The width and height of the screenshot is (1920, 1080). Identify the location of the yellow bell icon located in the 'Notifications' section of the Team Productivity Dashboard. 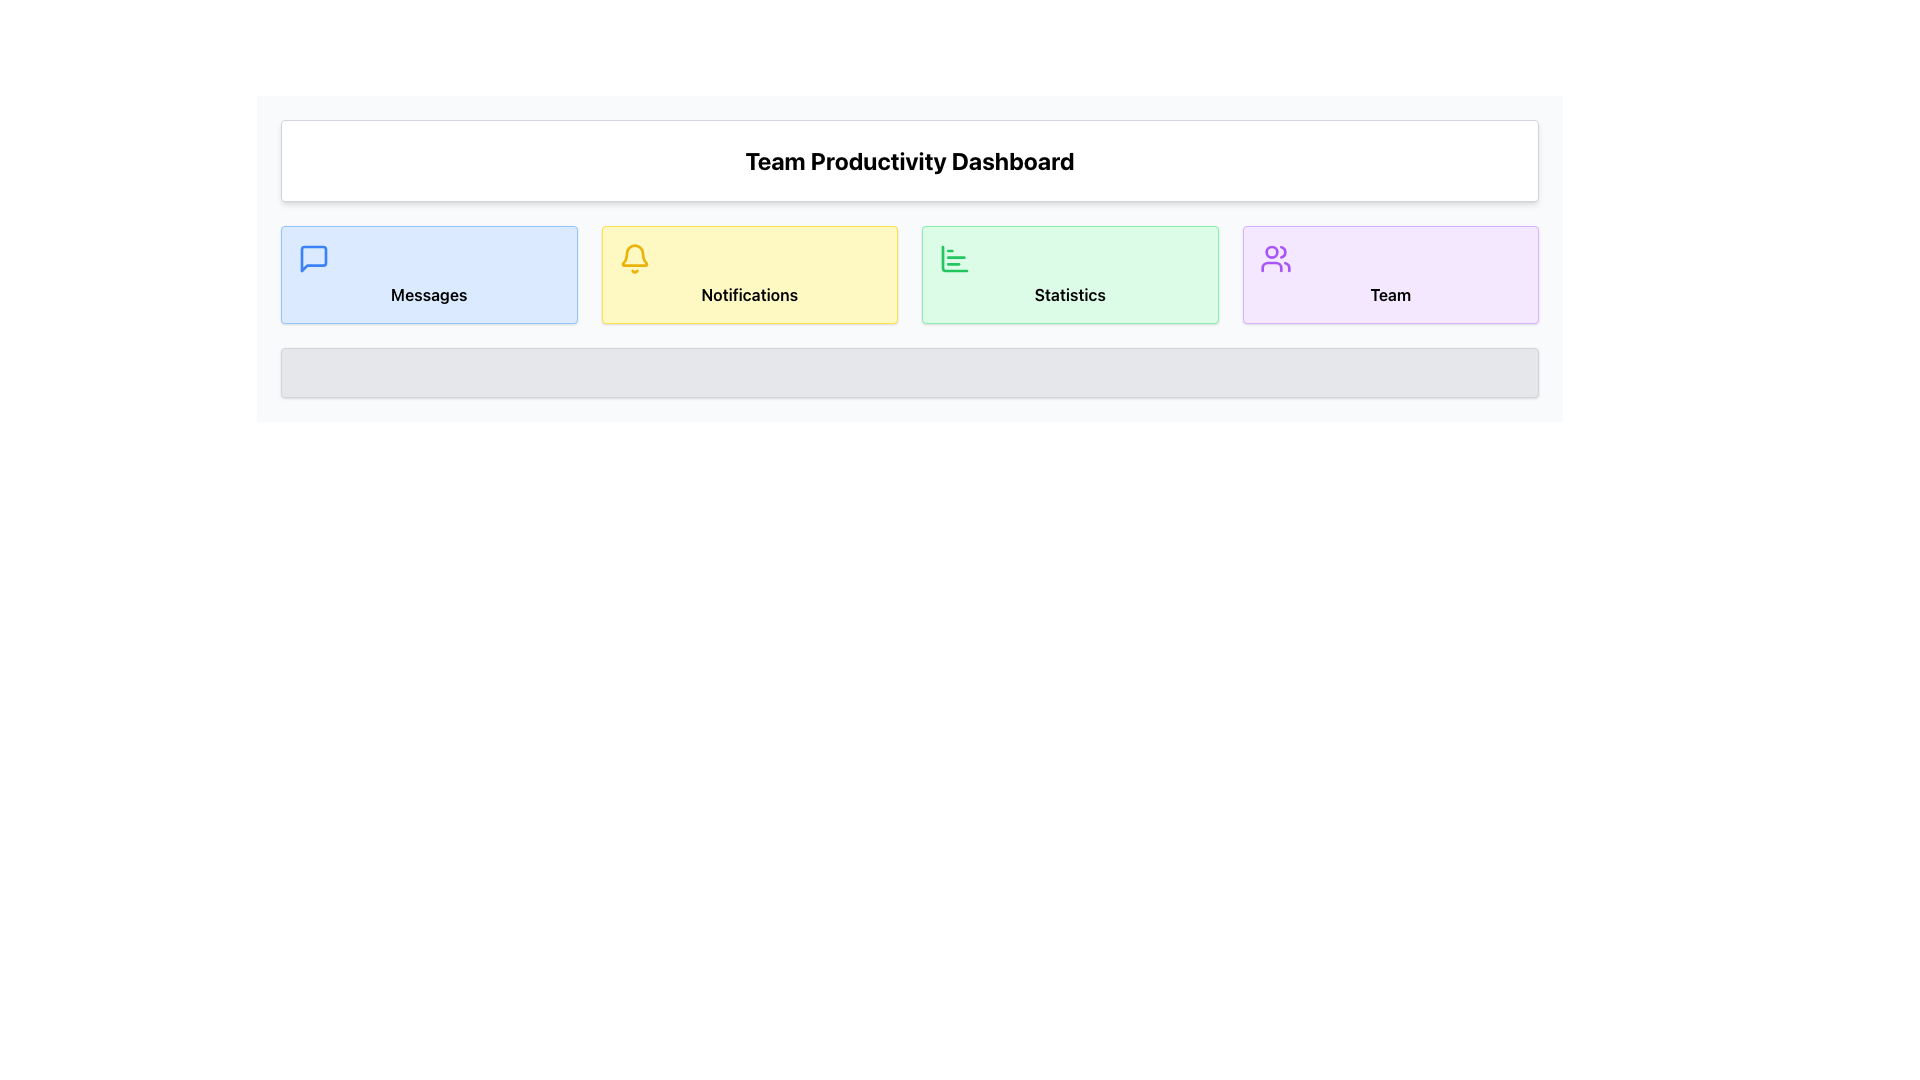
(633, 257).